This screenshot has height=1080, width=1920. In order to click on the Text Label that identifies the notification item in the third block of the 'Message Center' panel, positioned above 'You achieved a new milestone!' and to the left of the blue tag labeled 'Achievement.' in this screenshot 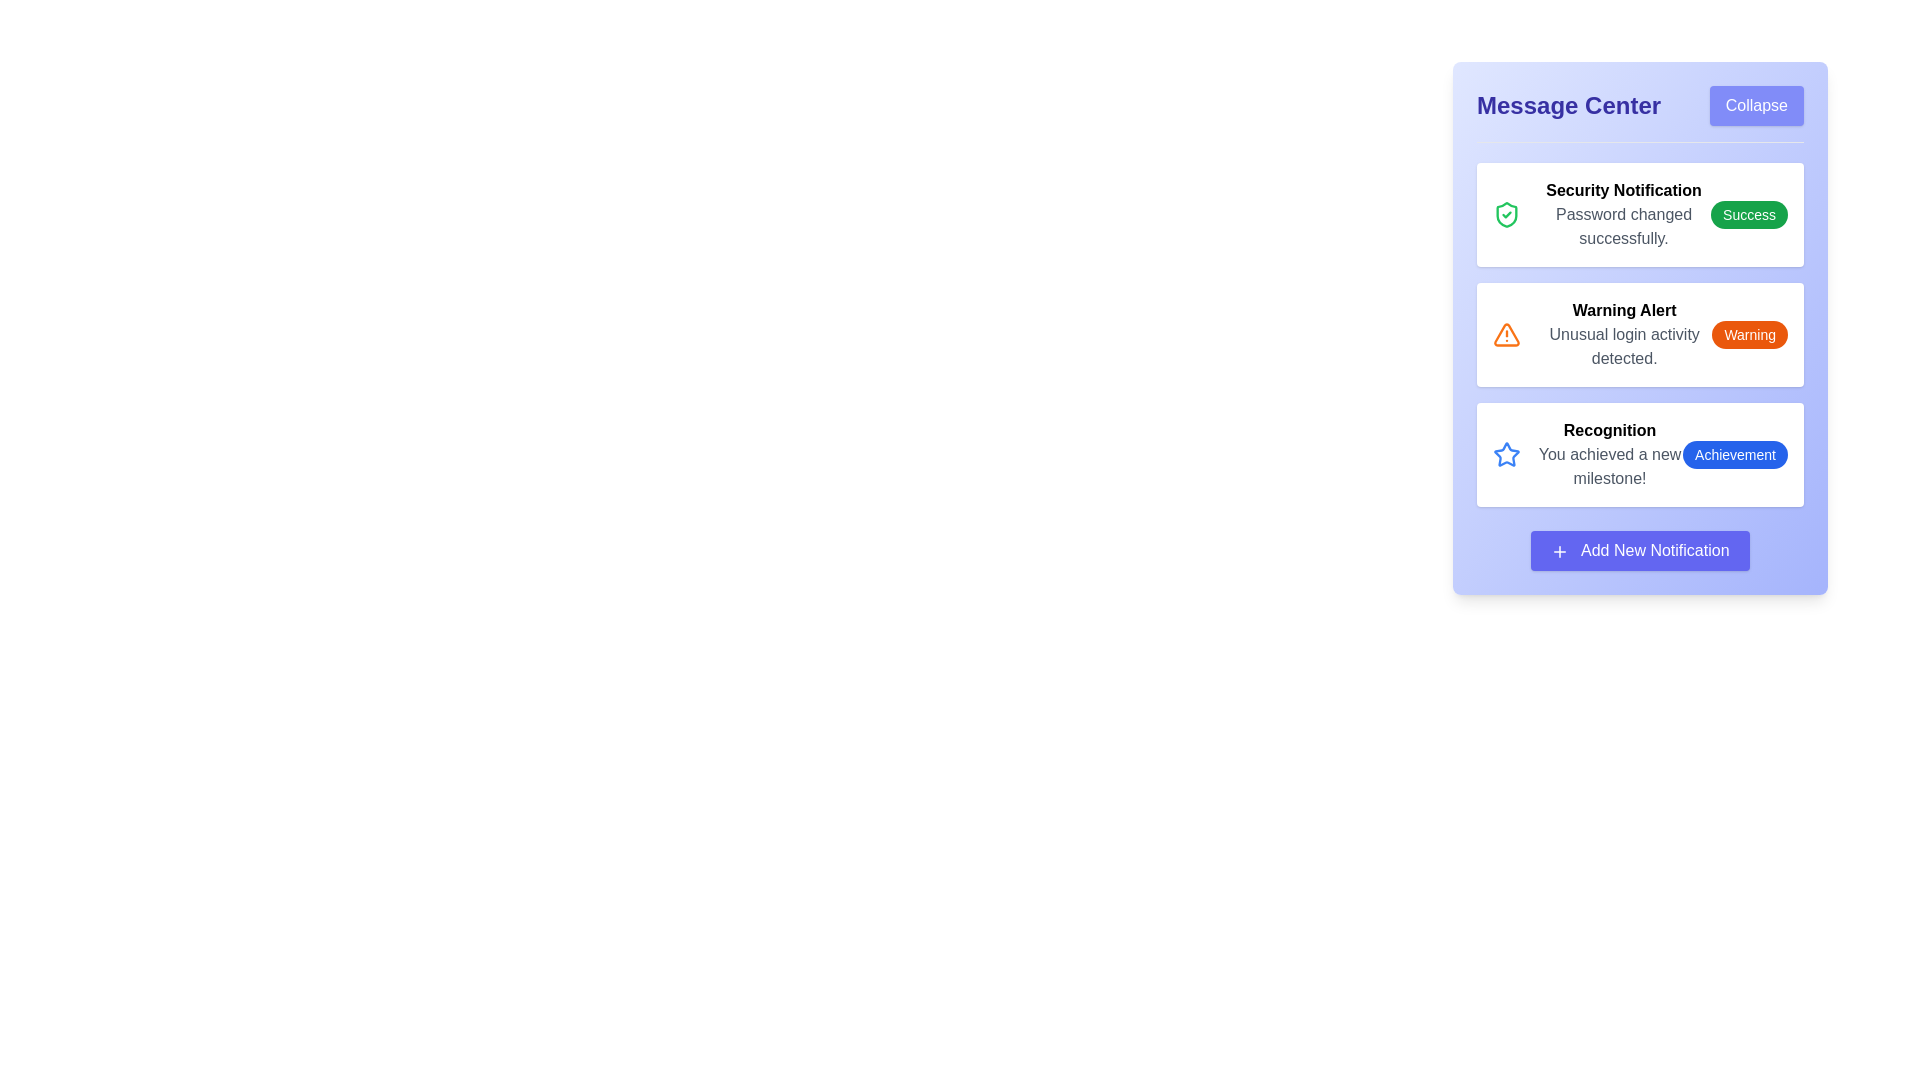, I will do `click(1610, 430)`.